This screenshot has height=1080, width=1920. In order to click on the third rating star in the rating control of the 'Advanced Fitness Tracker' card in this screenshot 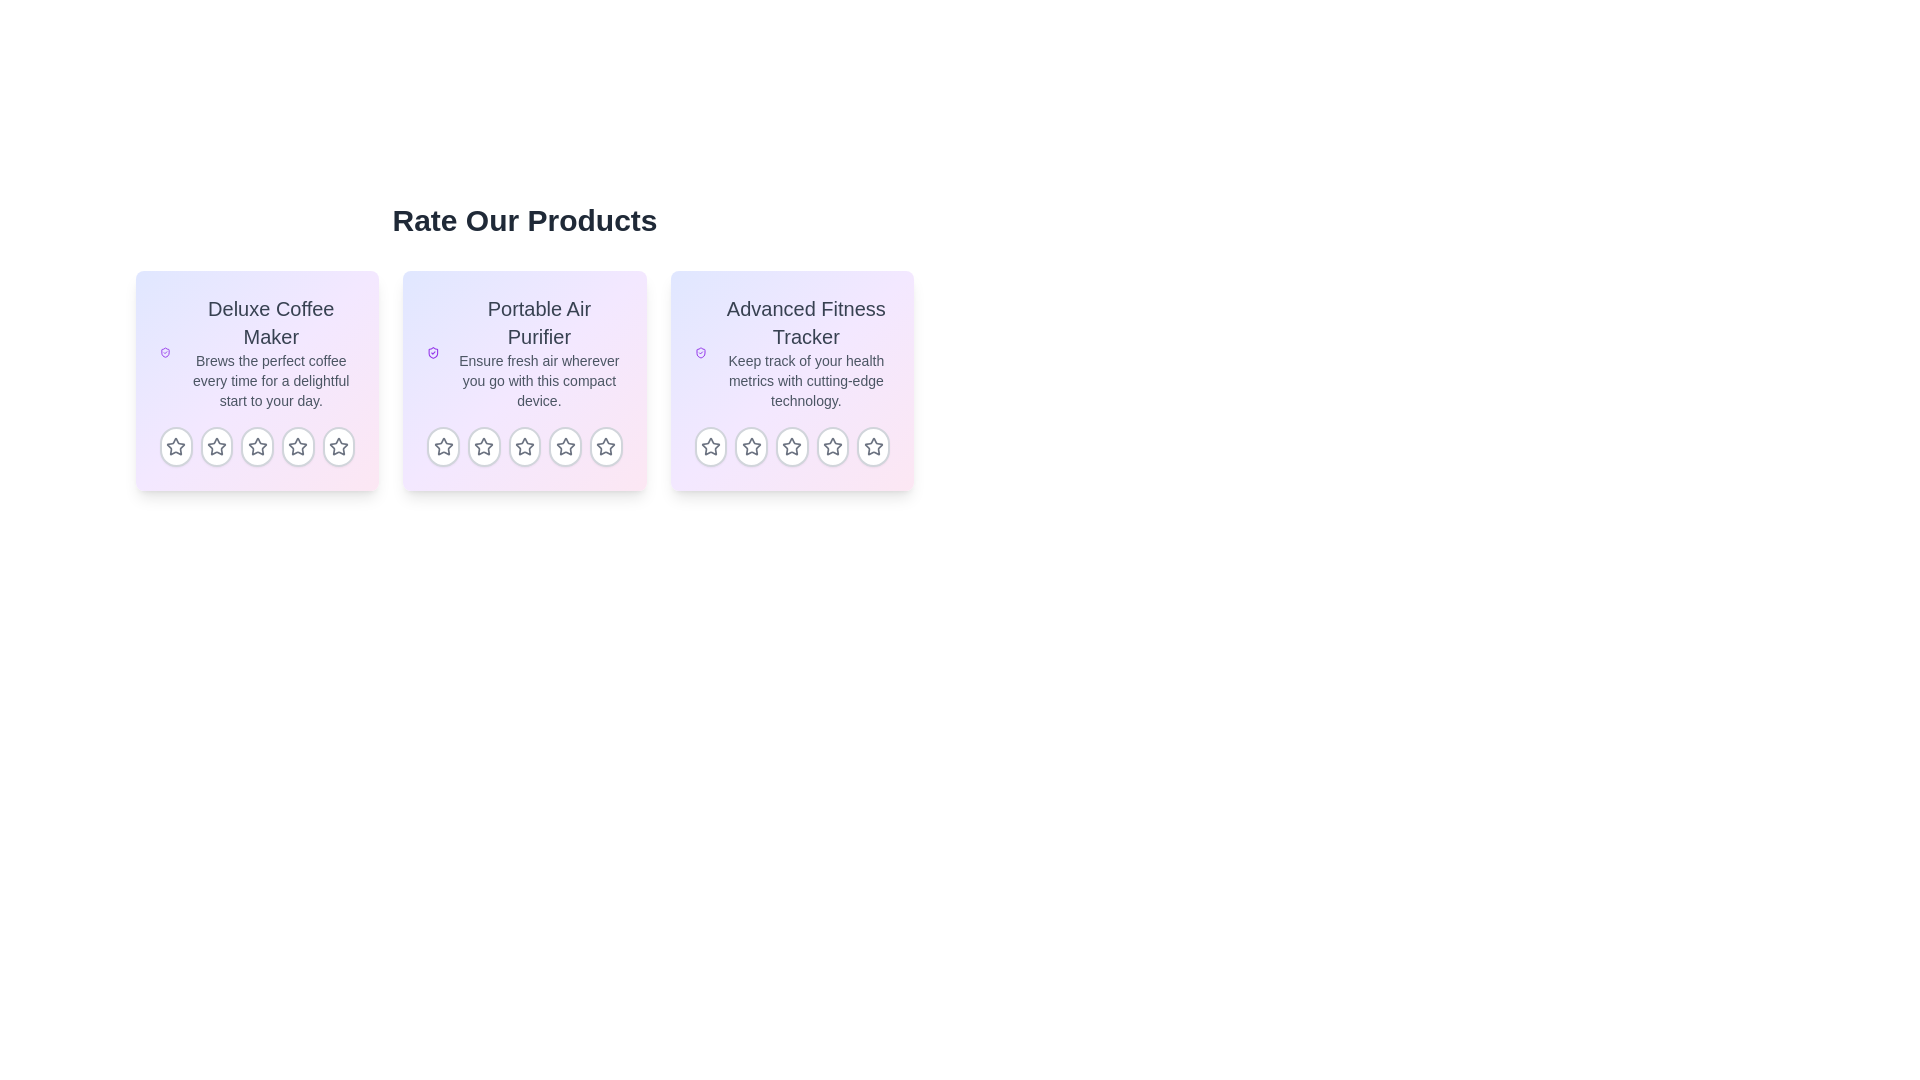, I will do `click(791, 446)`.